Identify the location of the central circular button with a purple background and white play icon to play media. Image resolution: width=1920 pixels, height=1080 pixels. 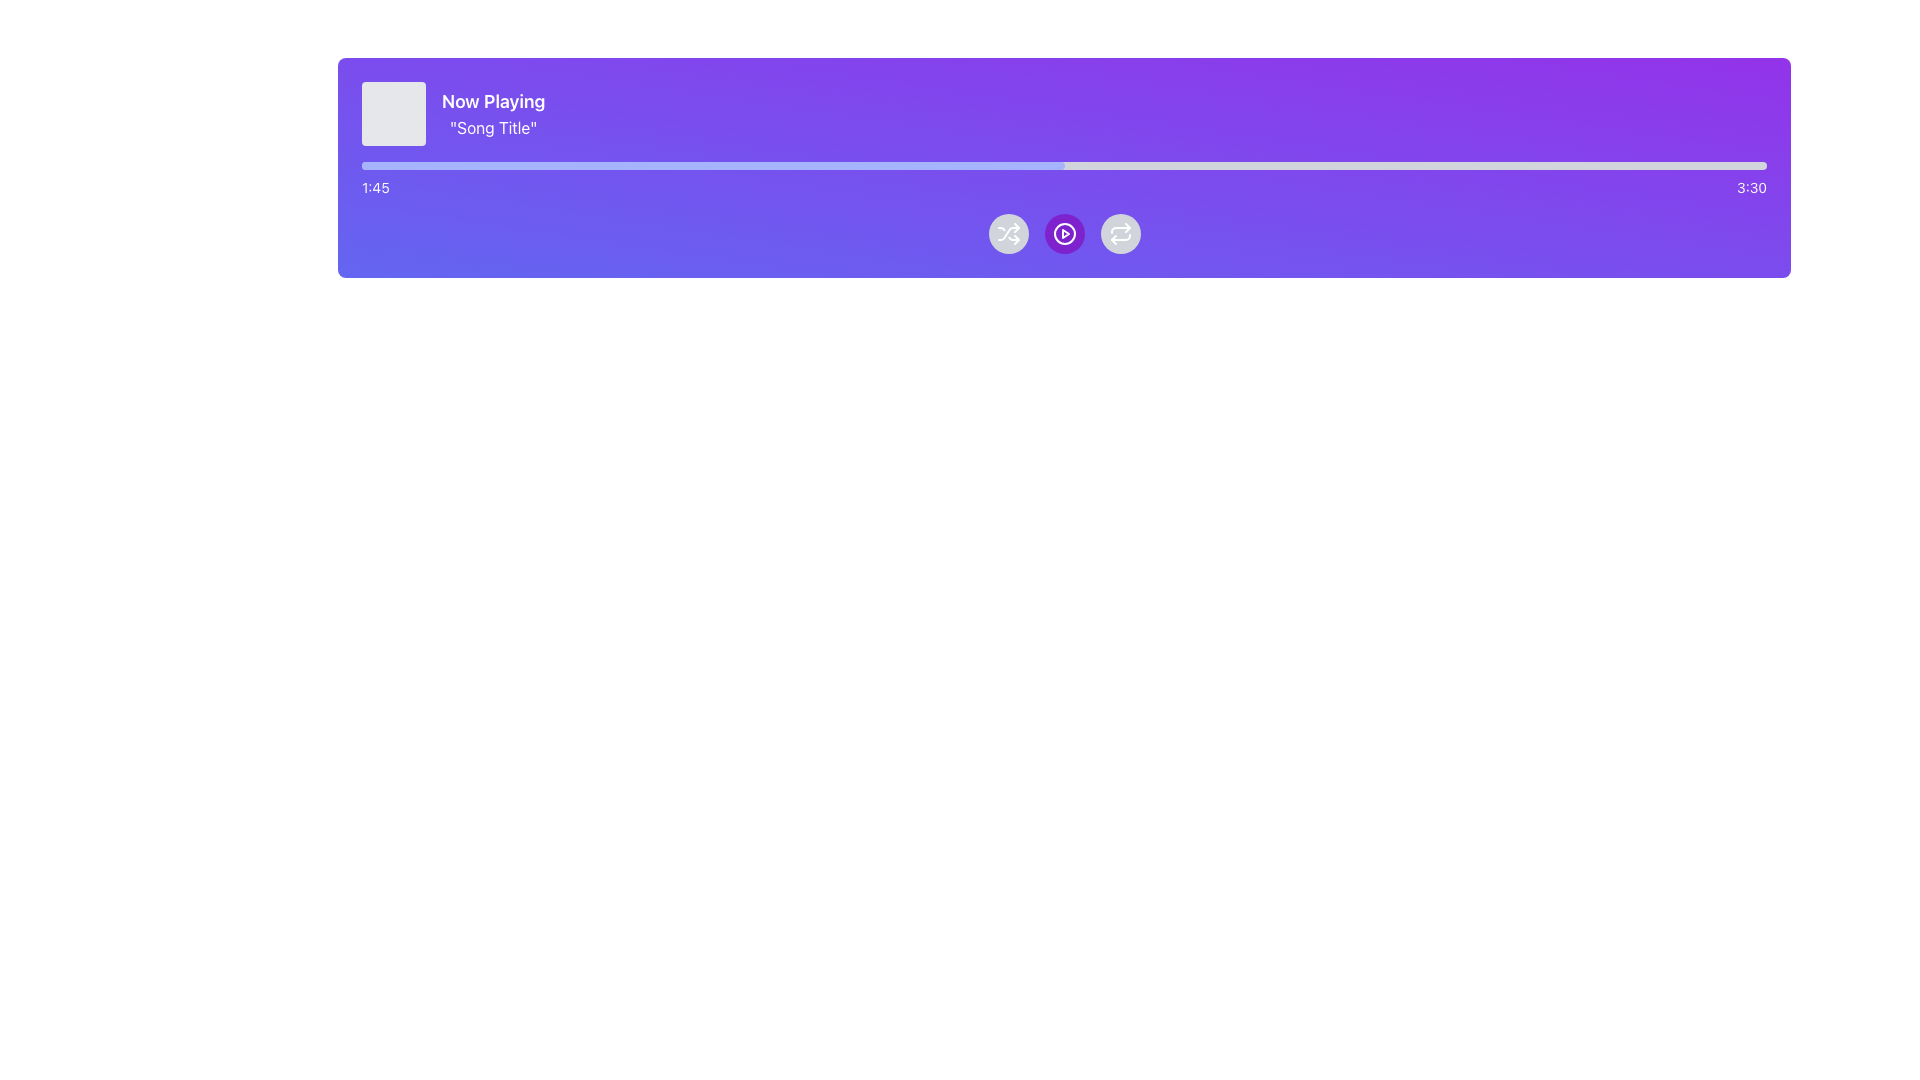
(1063, 233).